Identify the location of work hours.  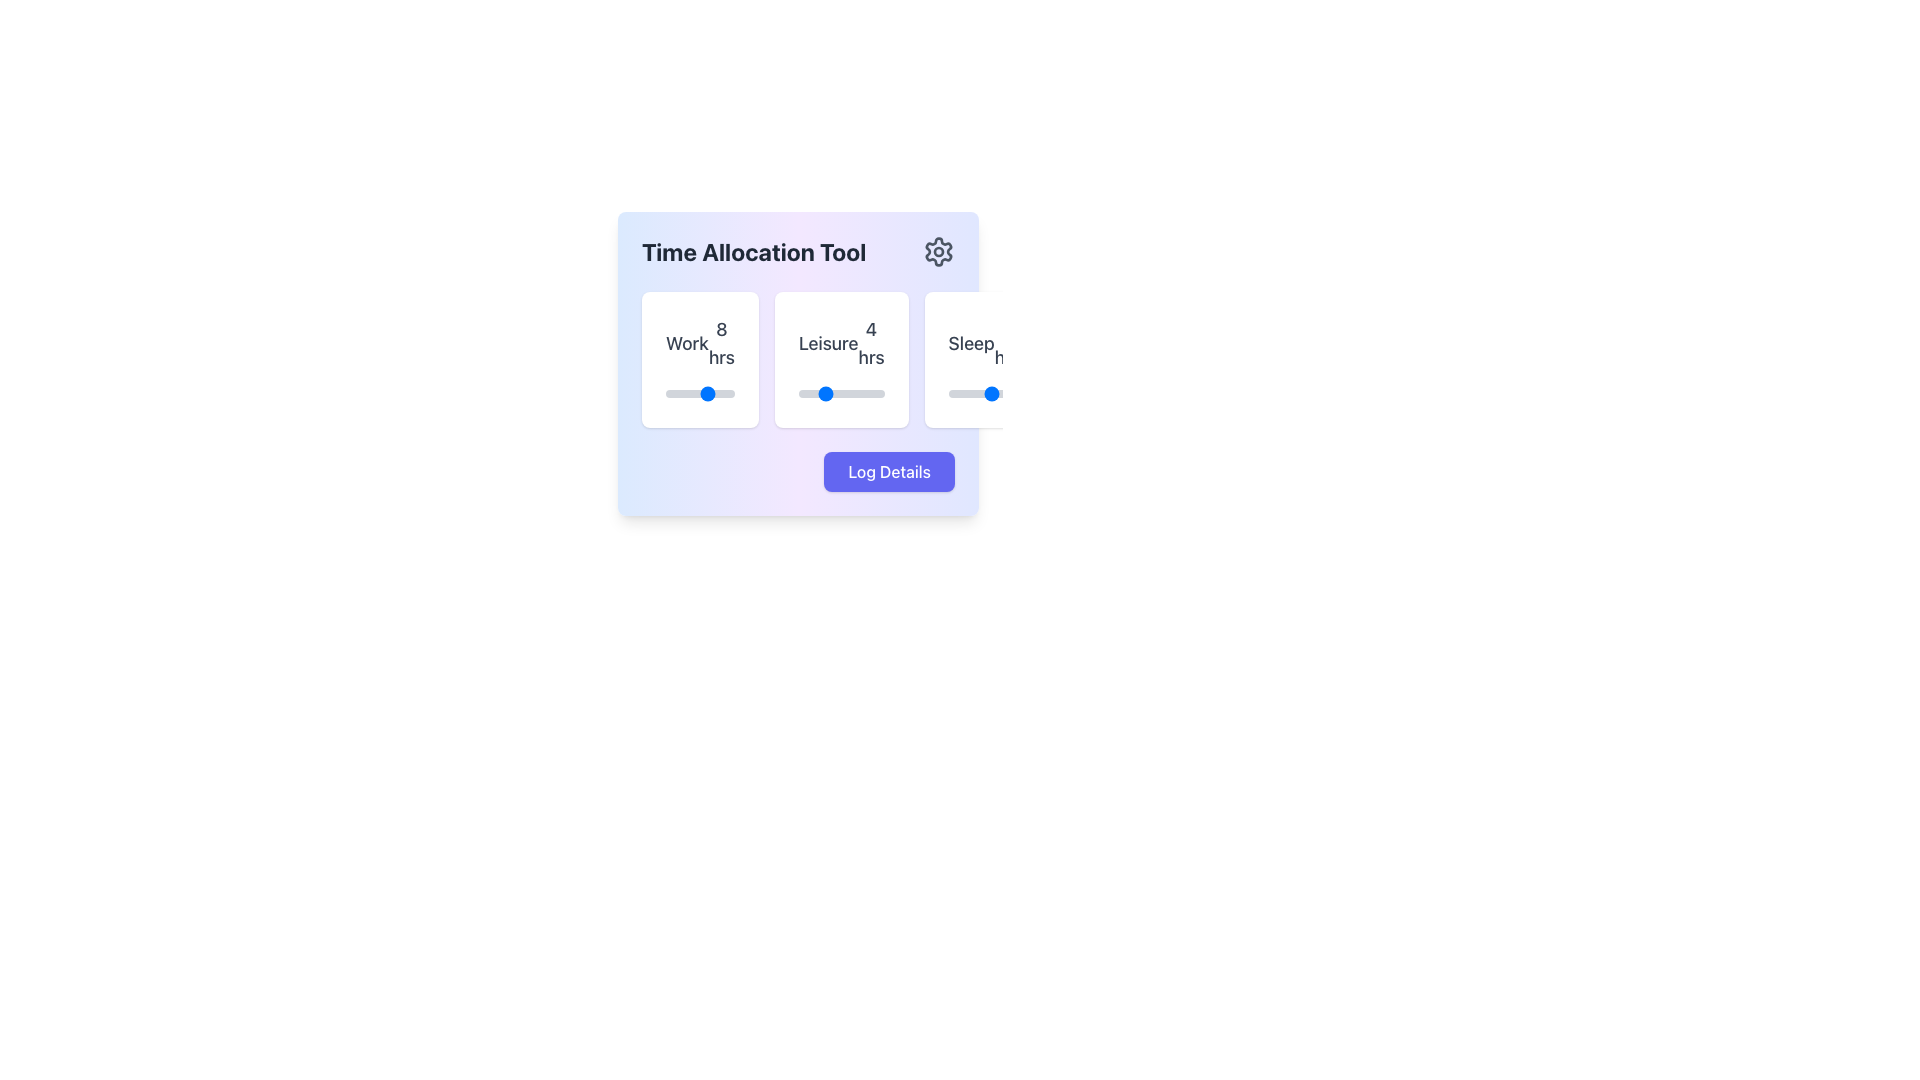
(703, 393).